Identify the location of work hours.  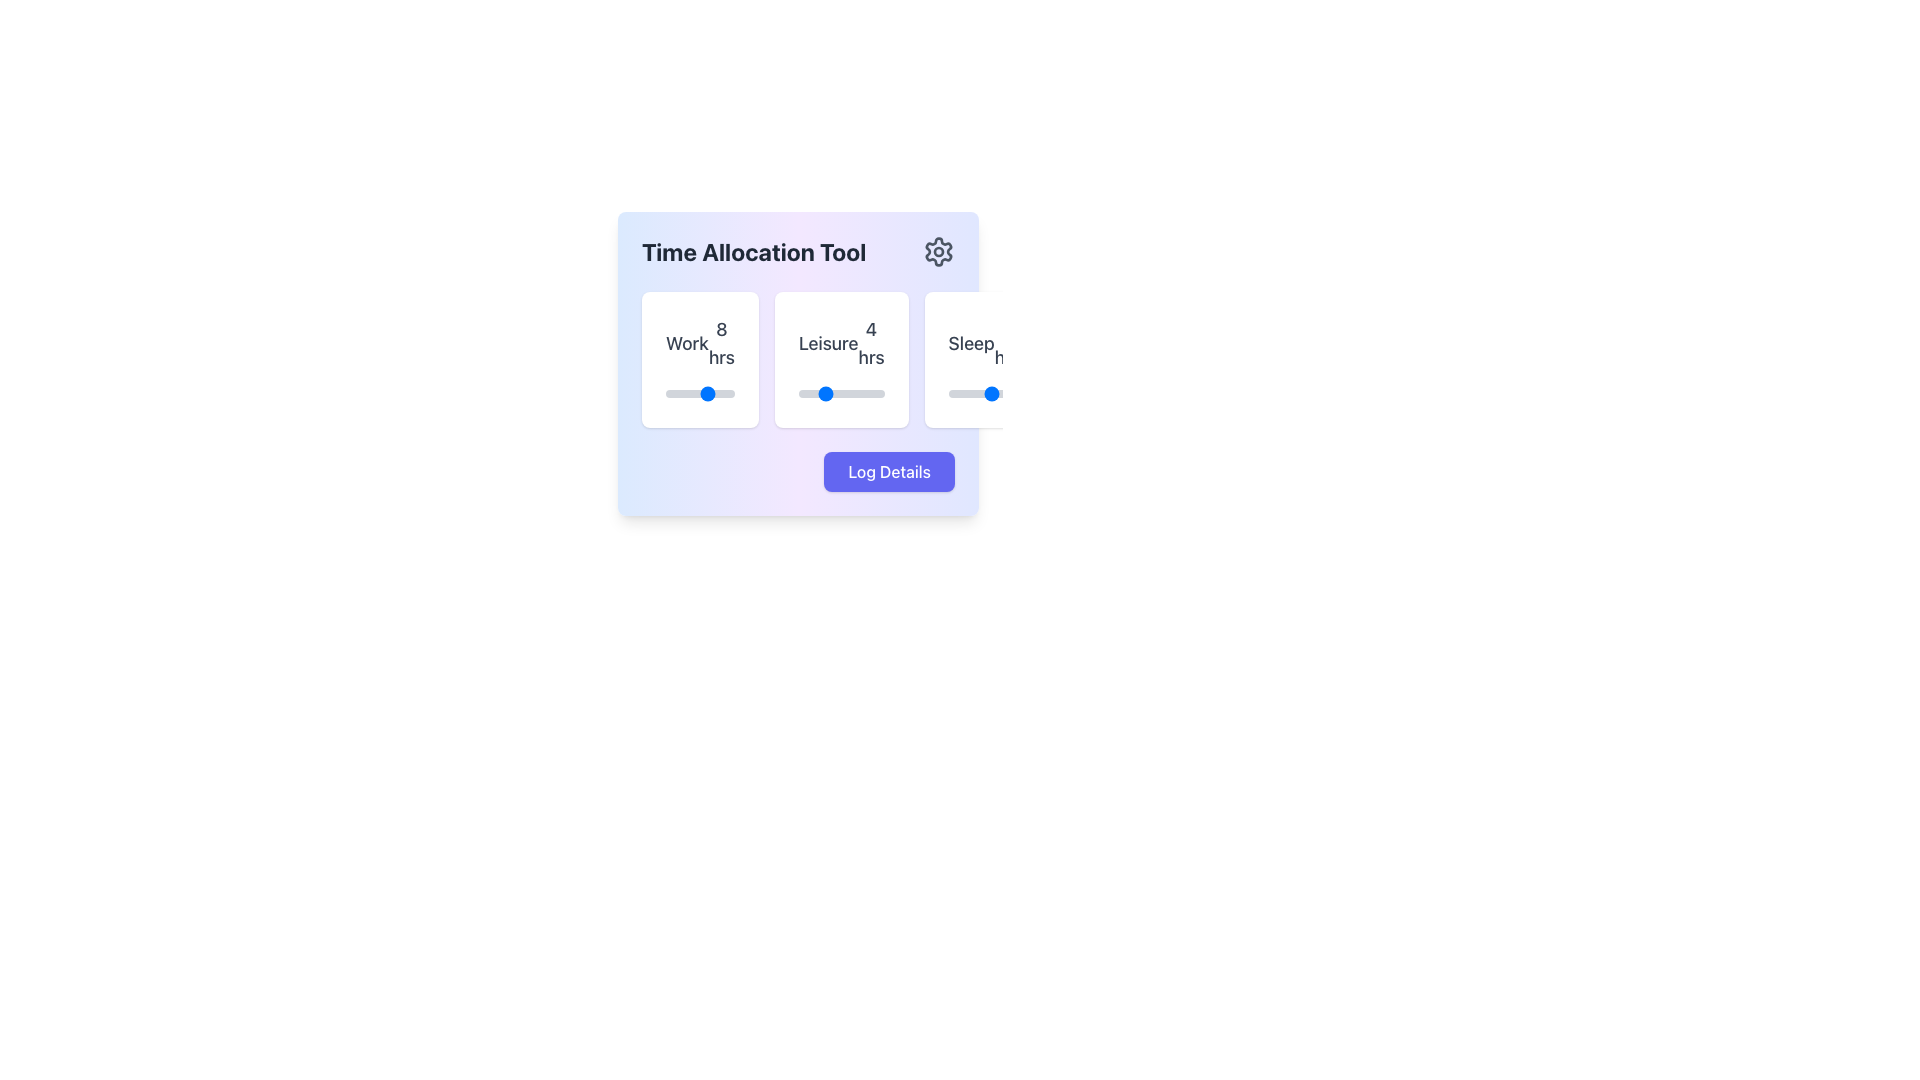
(703, 393).